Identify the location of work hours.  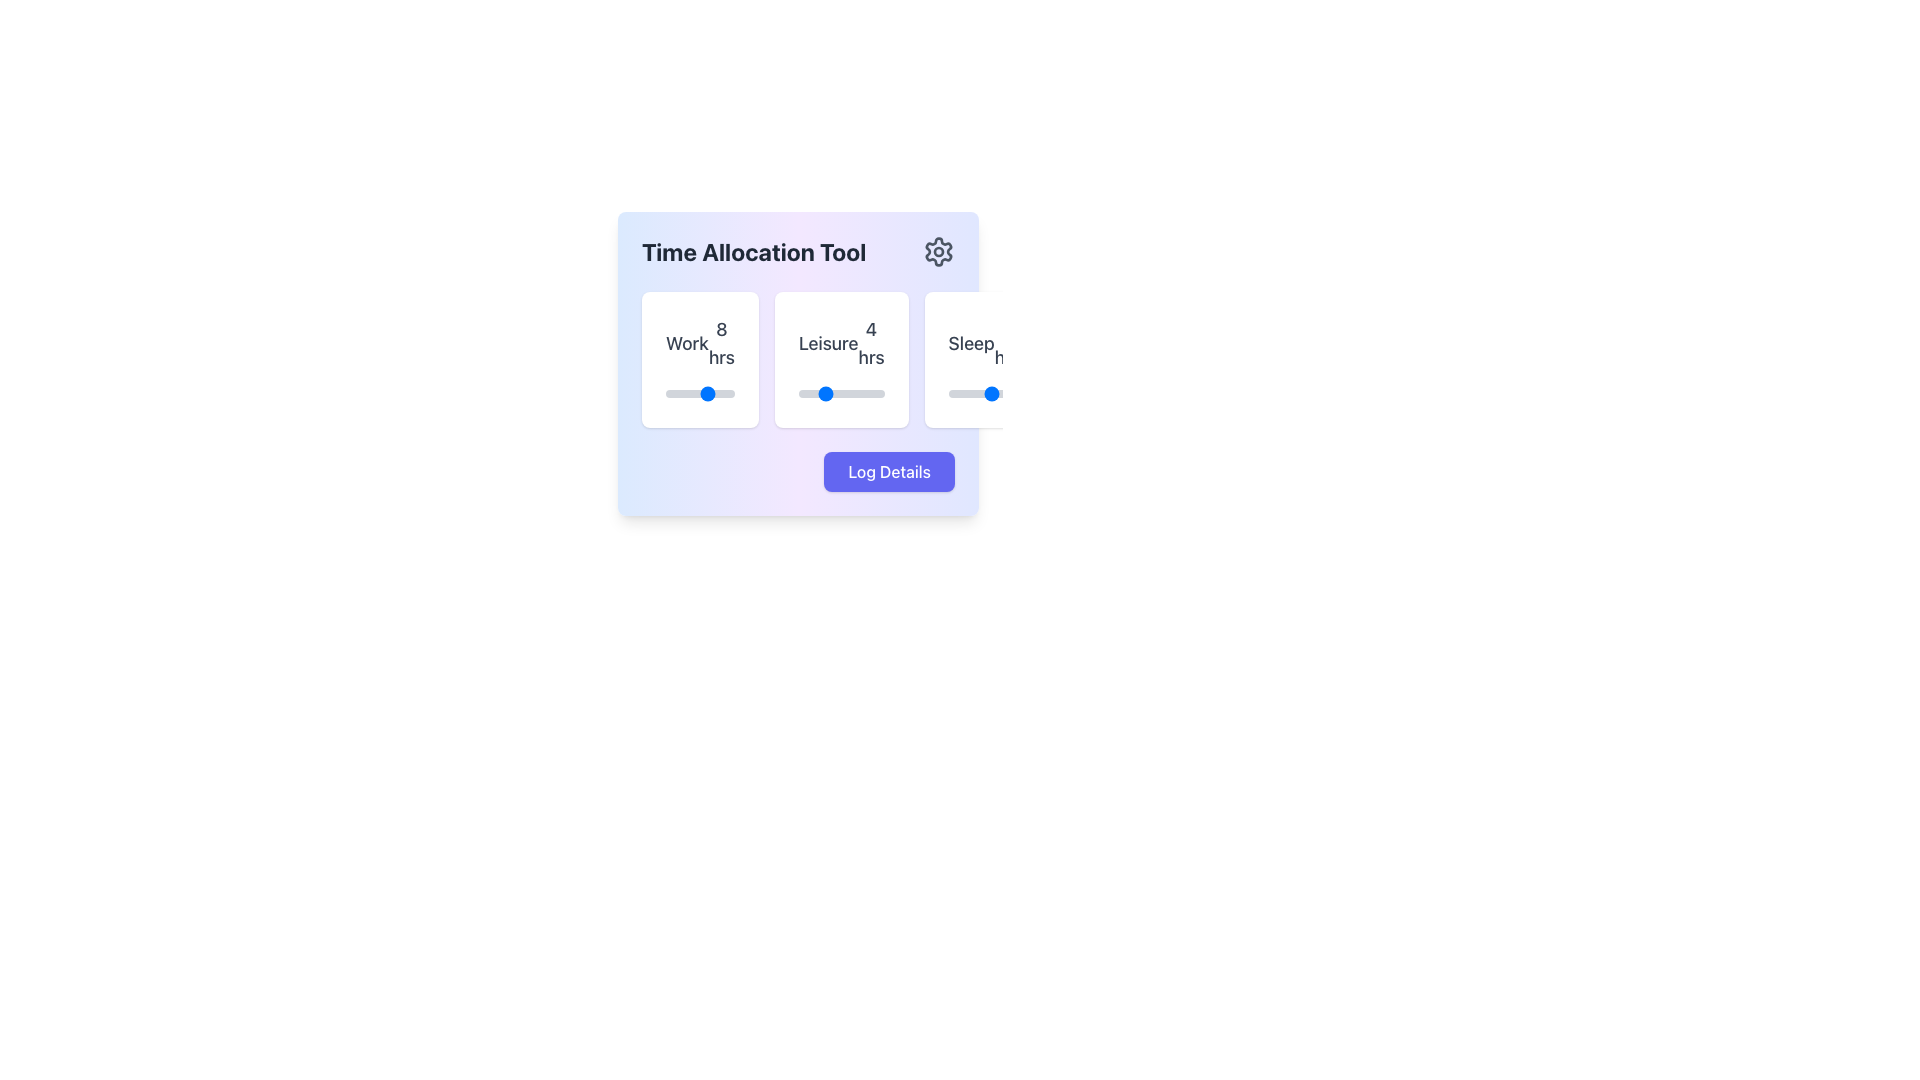
(703, 393).